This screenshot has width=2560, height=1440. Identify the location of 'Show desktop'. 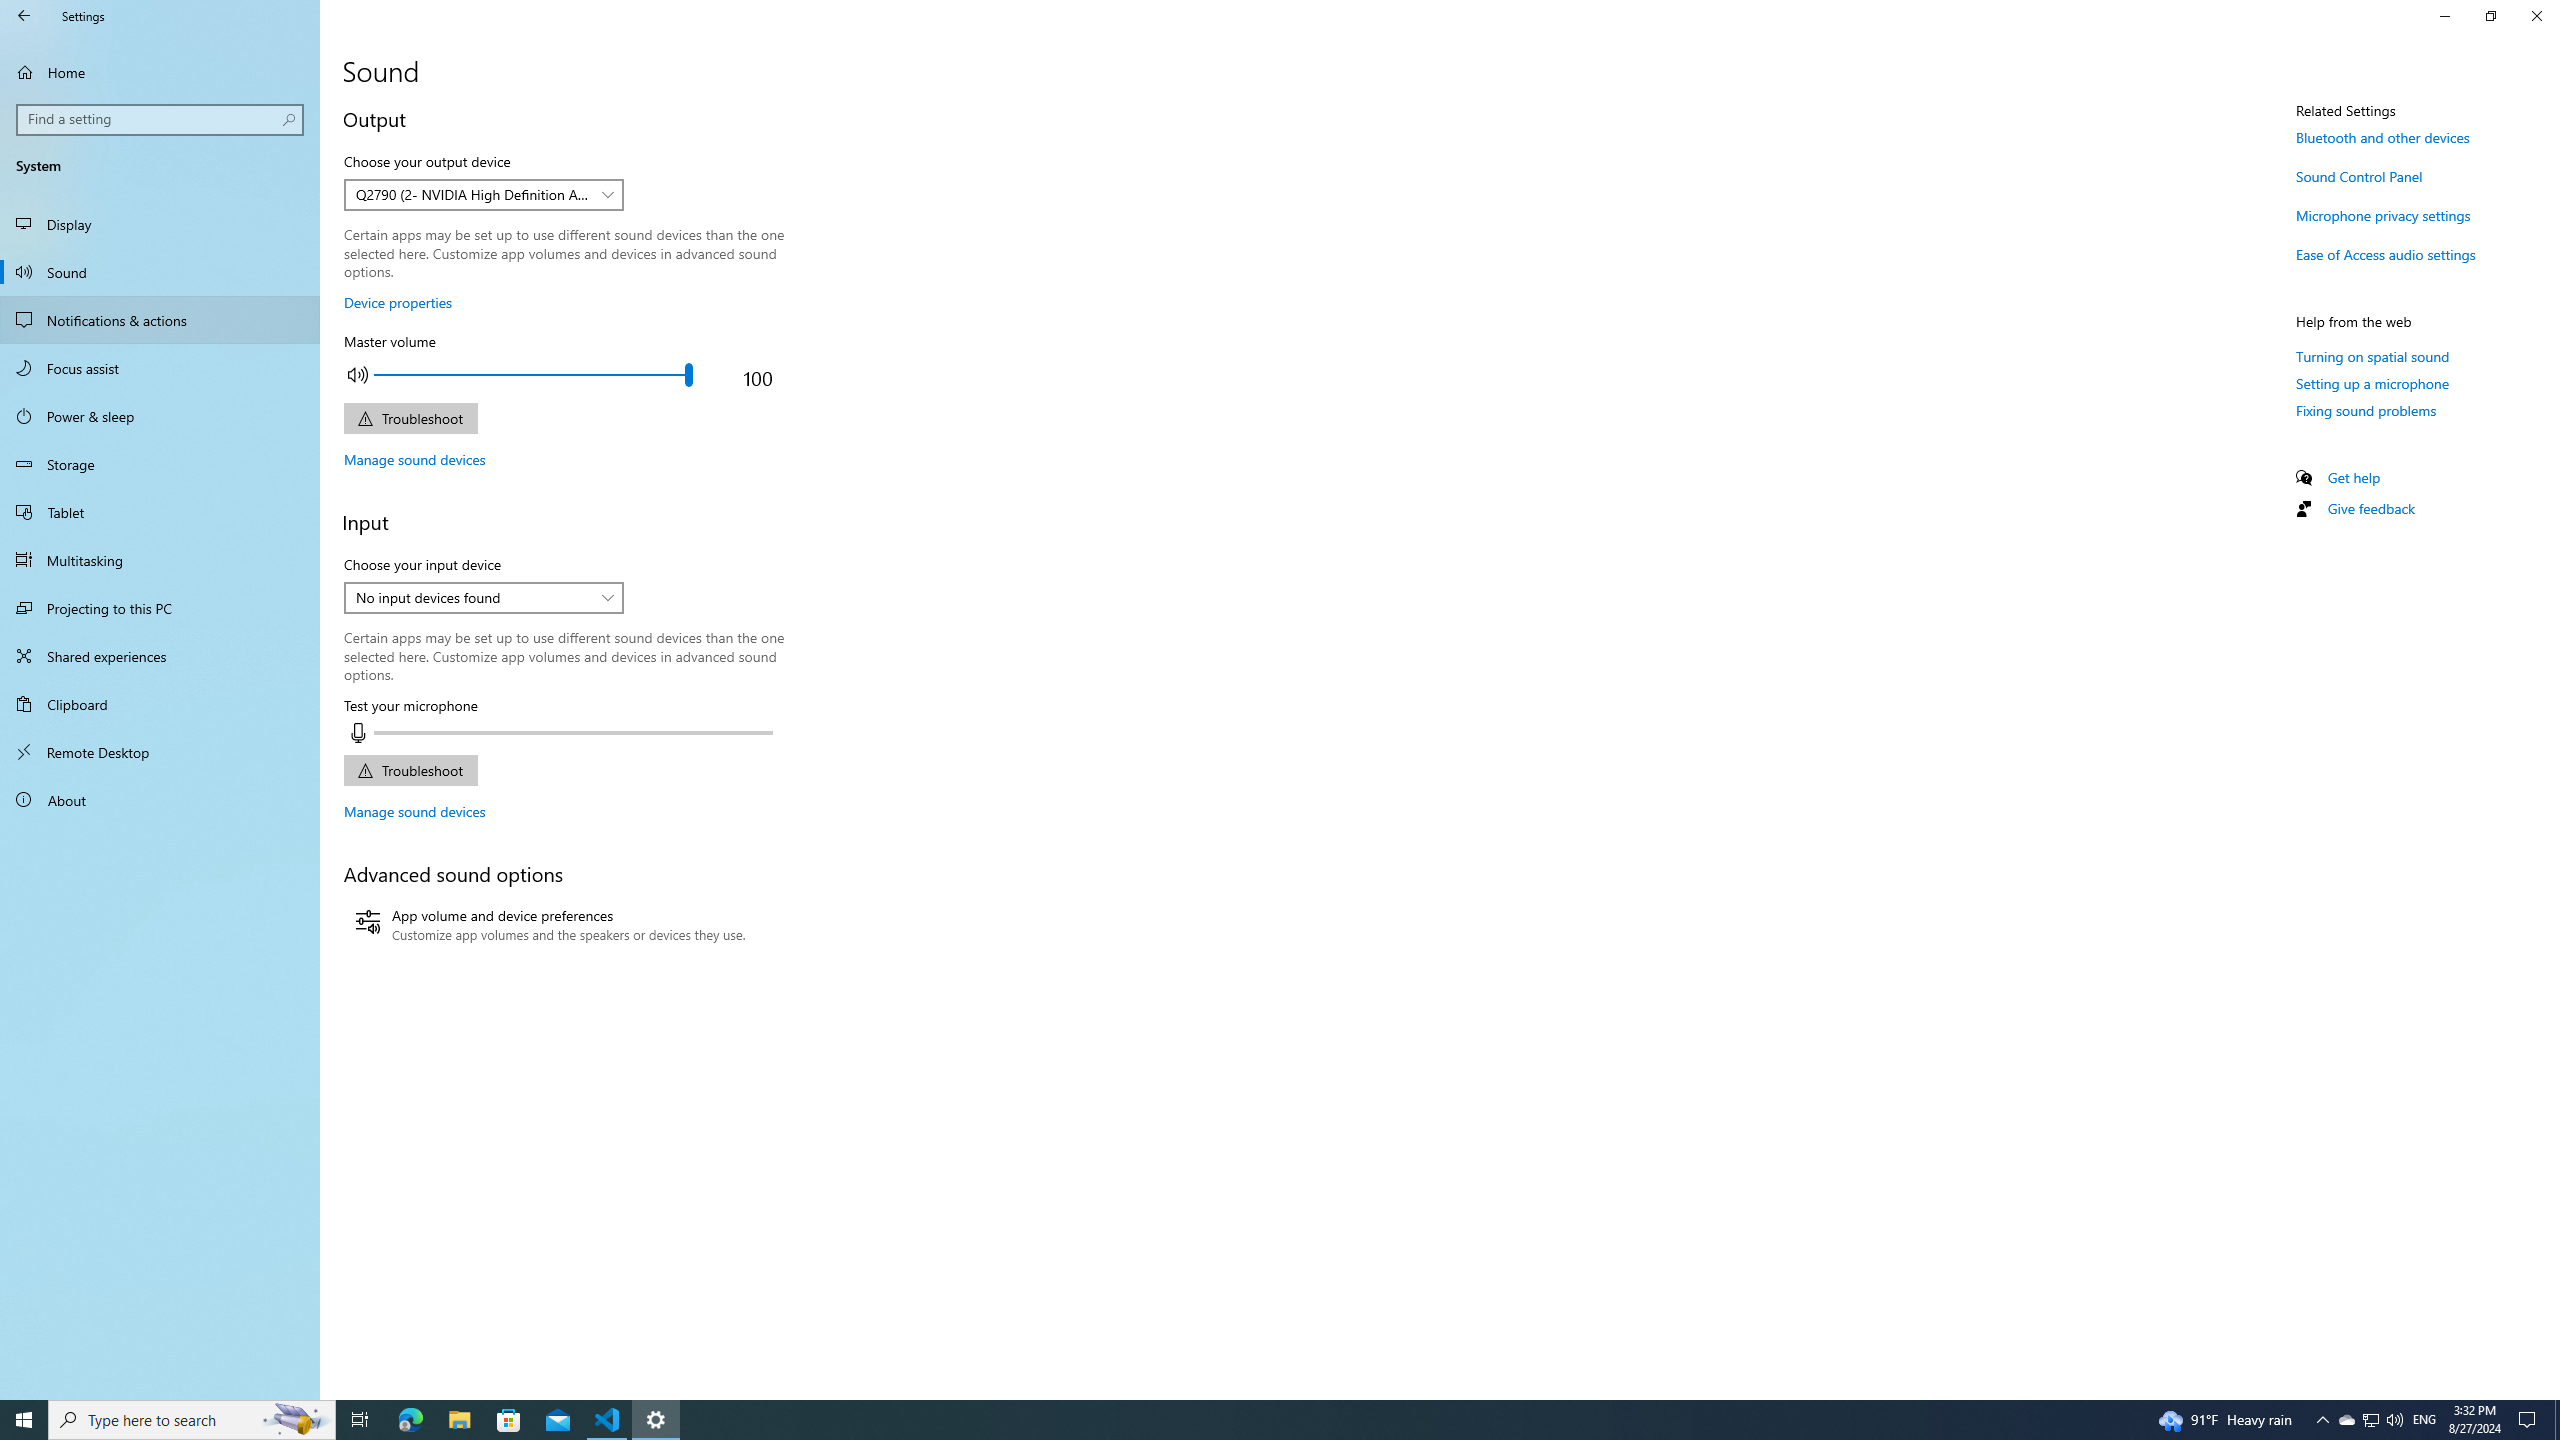
(2556, 1418).